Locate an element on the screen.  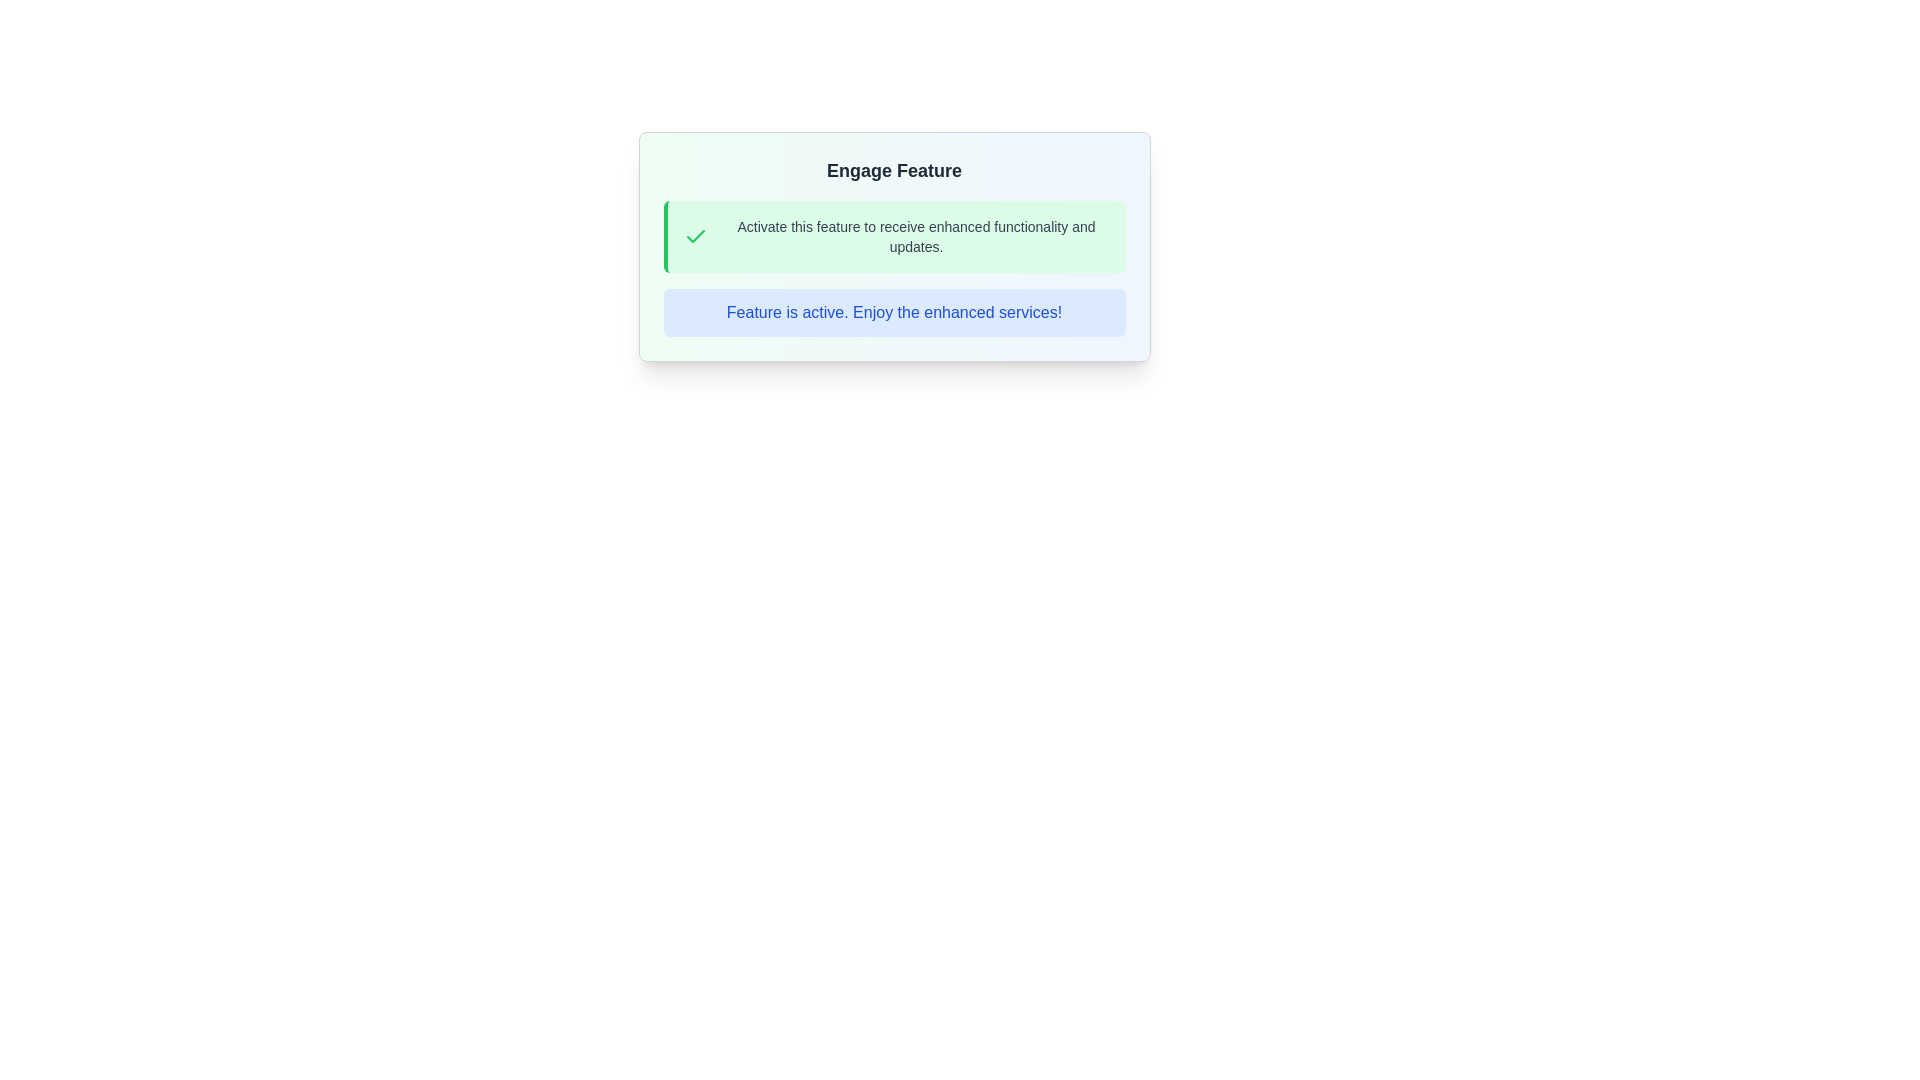
the small green check mark icon, which is located within a green notification box to the left of the text 'Activate this feature to receive enhanced functionality and updates.' is located at coordinates (695, 235).